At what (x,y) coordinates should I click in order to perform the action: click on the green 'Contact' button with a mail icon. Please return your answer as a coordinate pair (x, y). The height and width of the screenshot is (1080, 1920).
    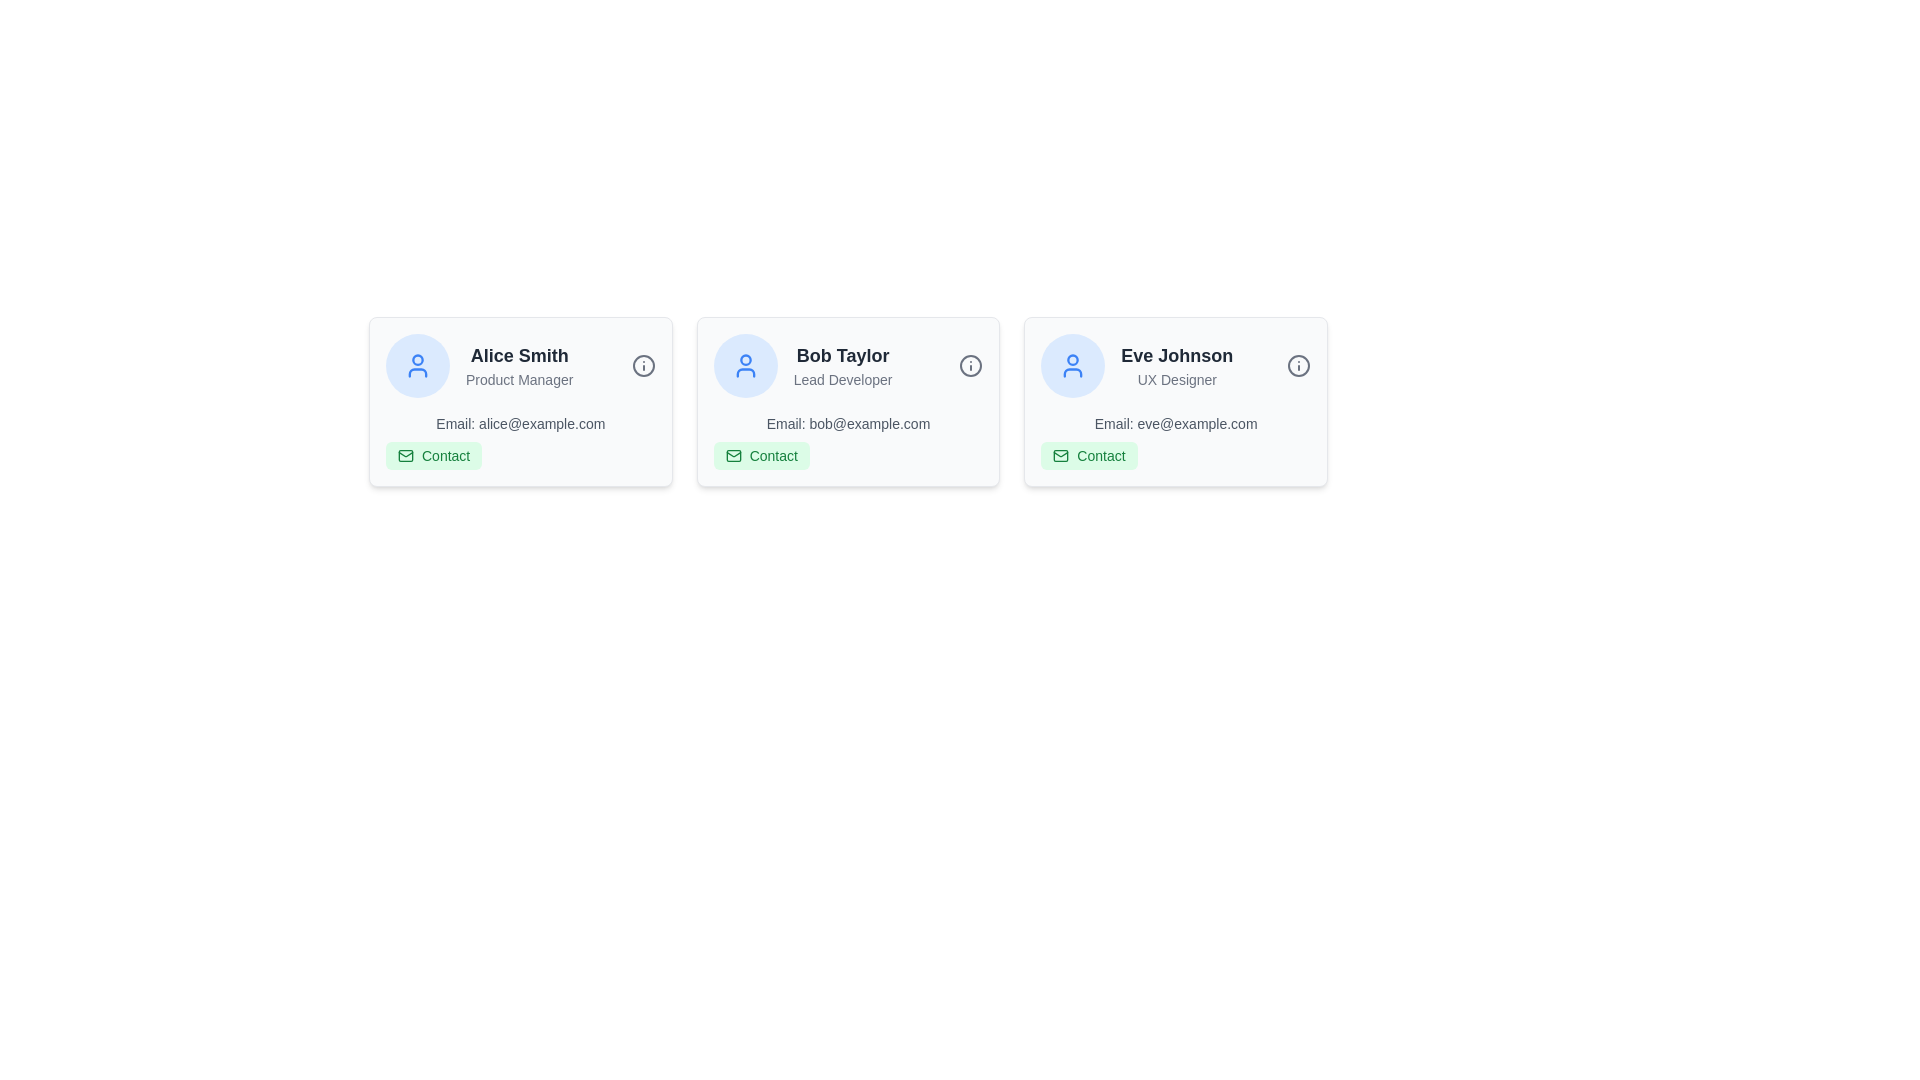
    Looking at the image, I should click on (760, 455).